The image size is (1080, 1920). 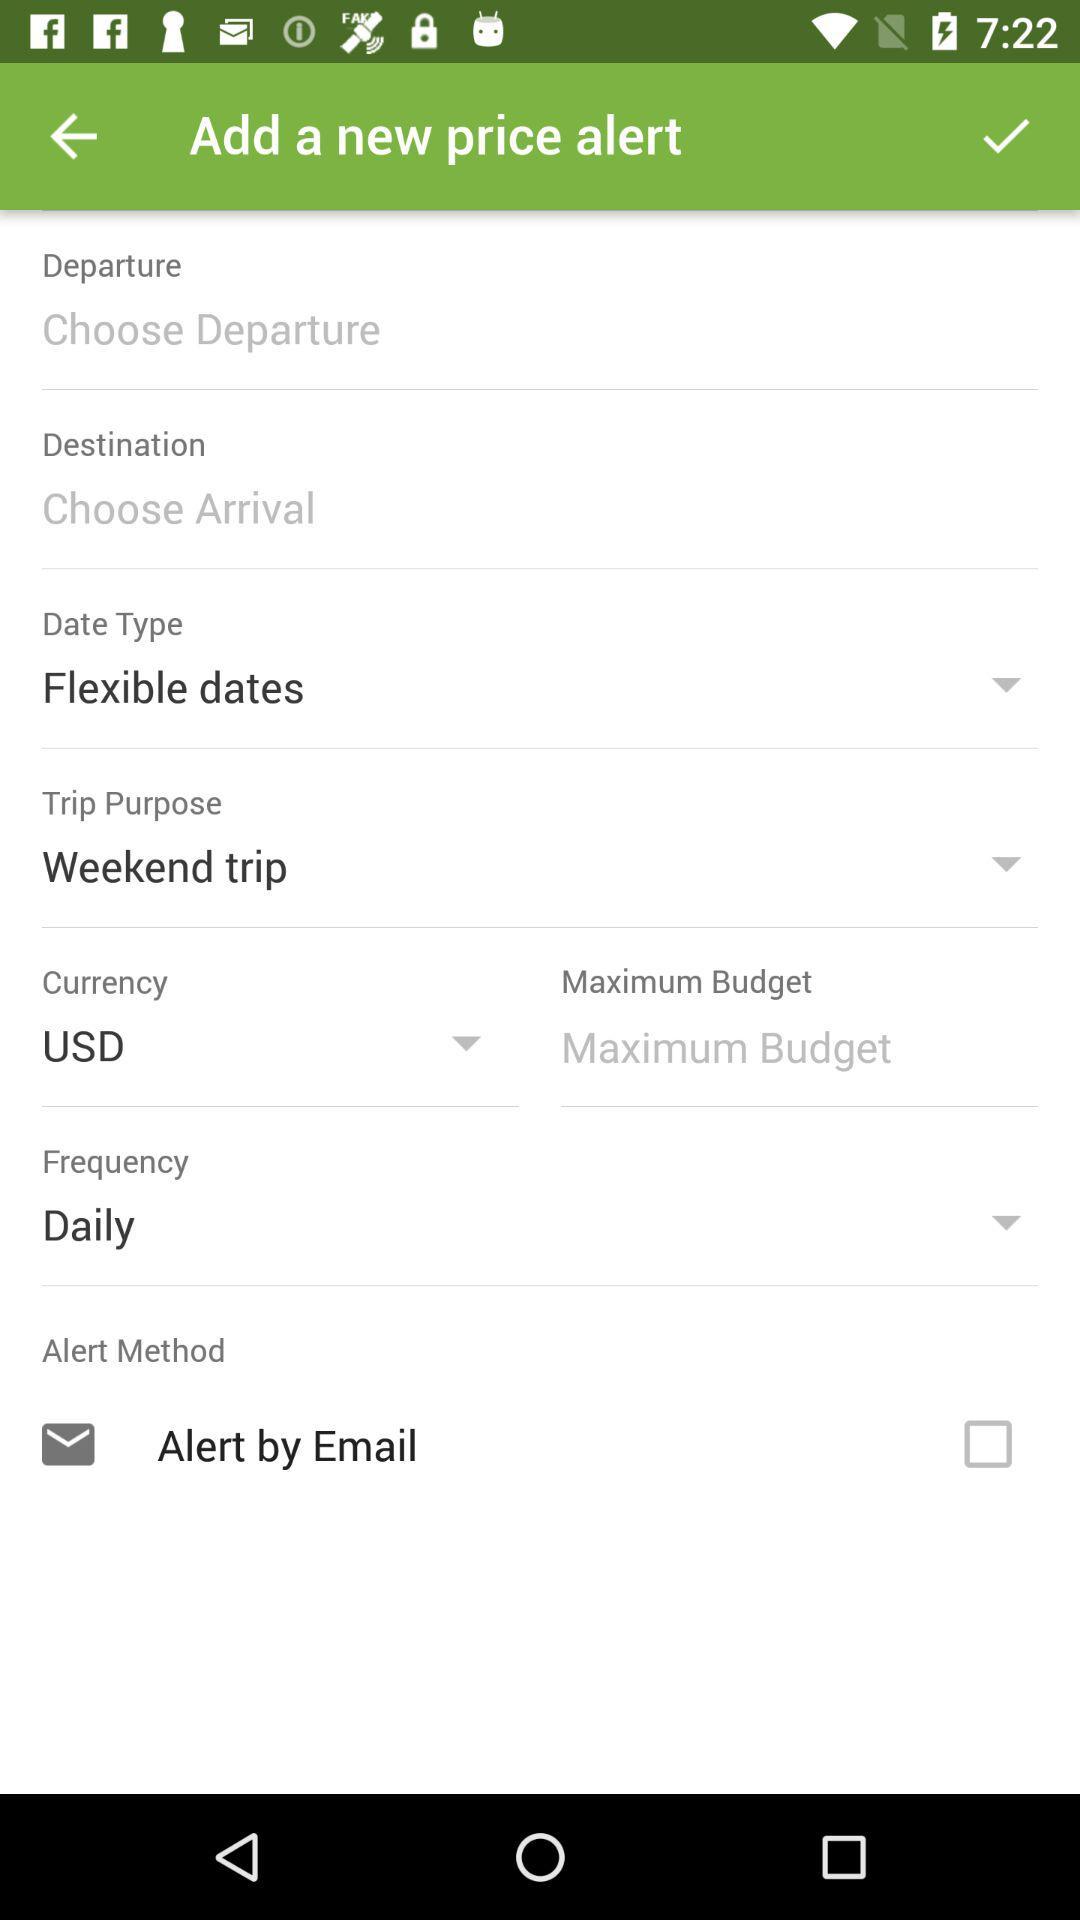 I want to click on the item at the top right corner, so click(x=1006, y=135).